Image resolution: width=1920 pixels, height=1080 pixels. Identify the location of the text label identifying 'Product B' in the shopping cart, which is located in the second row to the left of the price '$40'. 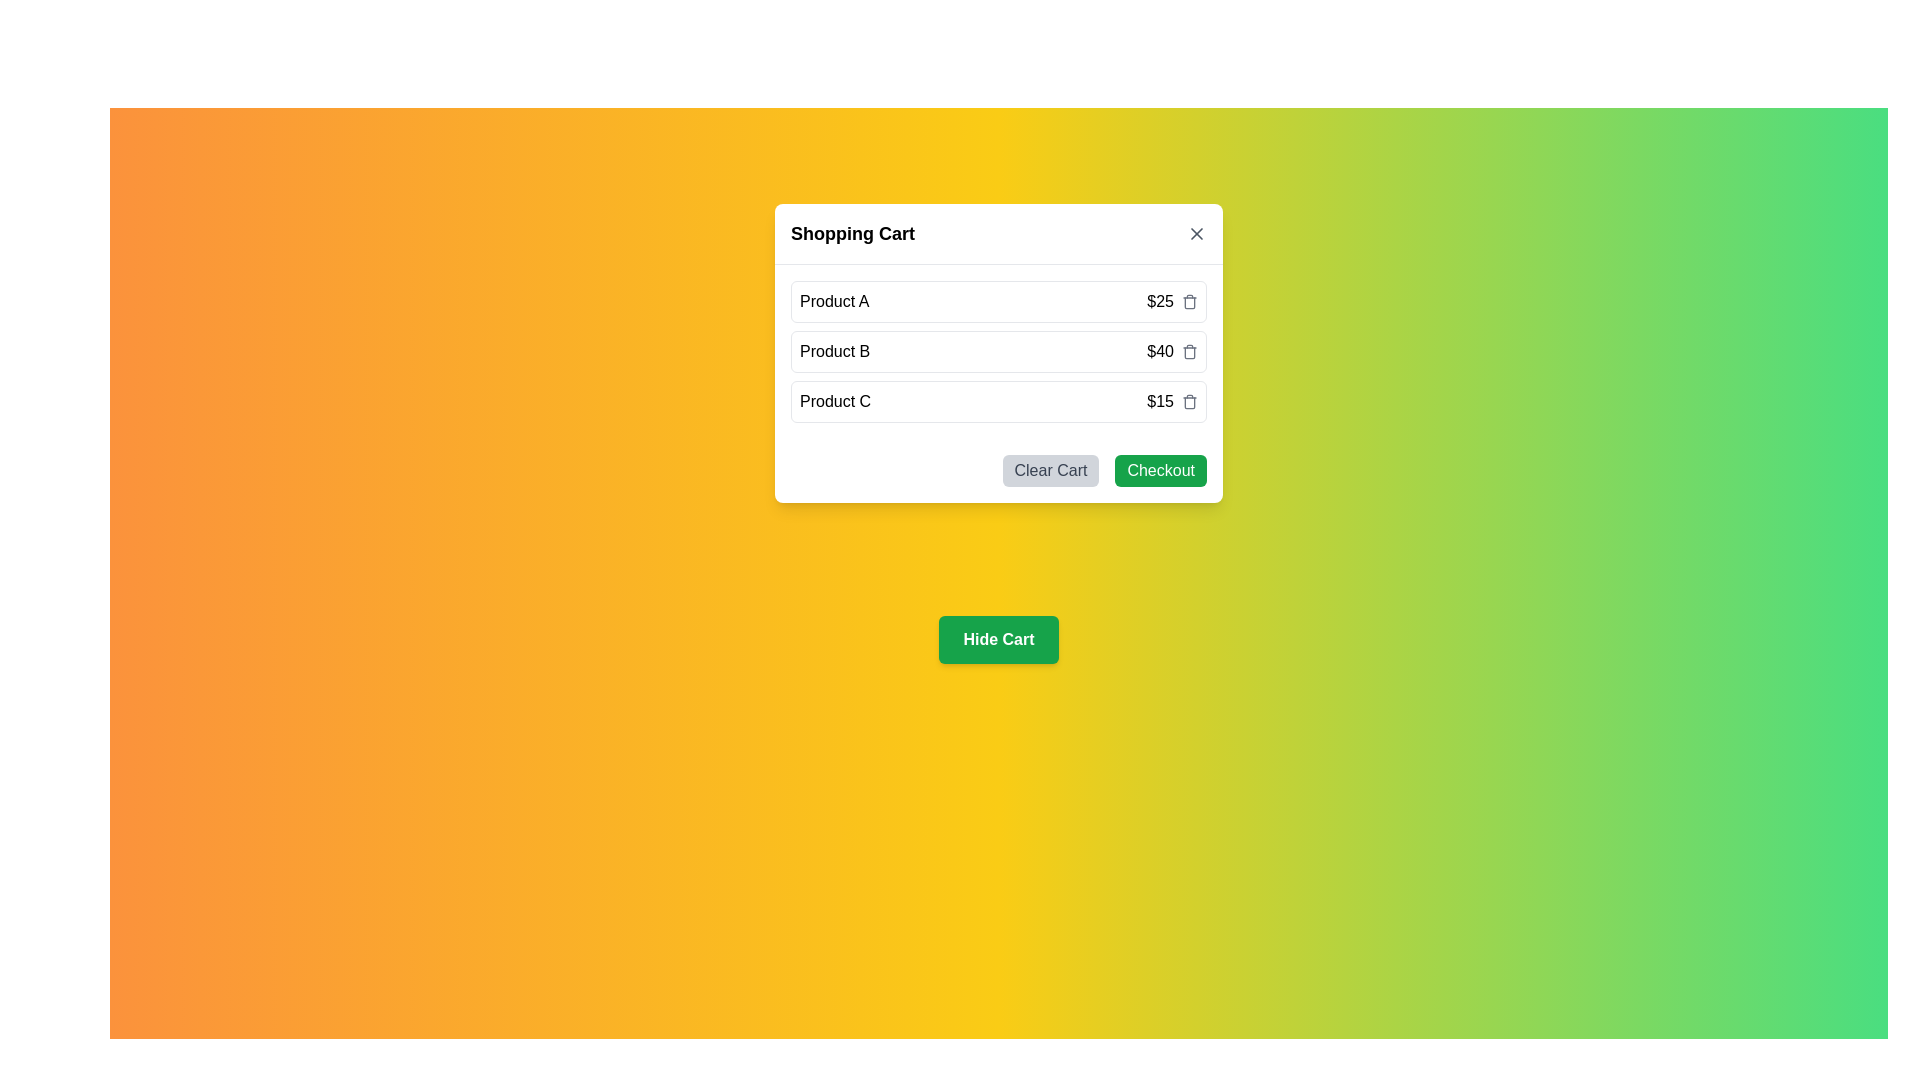
(835, 350).